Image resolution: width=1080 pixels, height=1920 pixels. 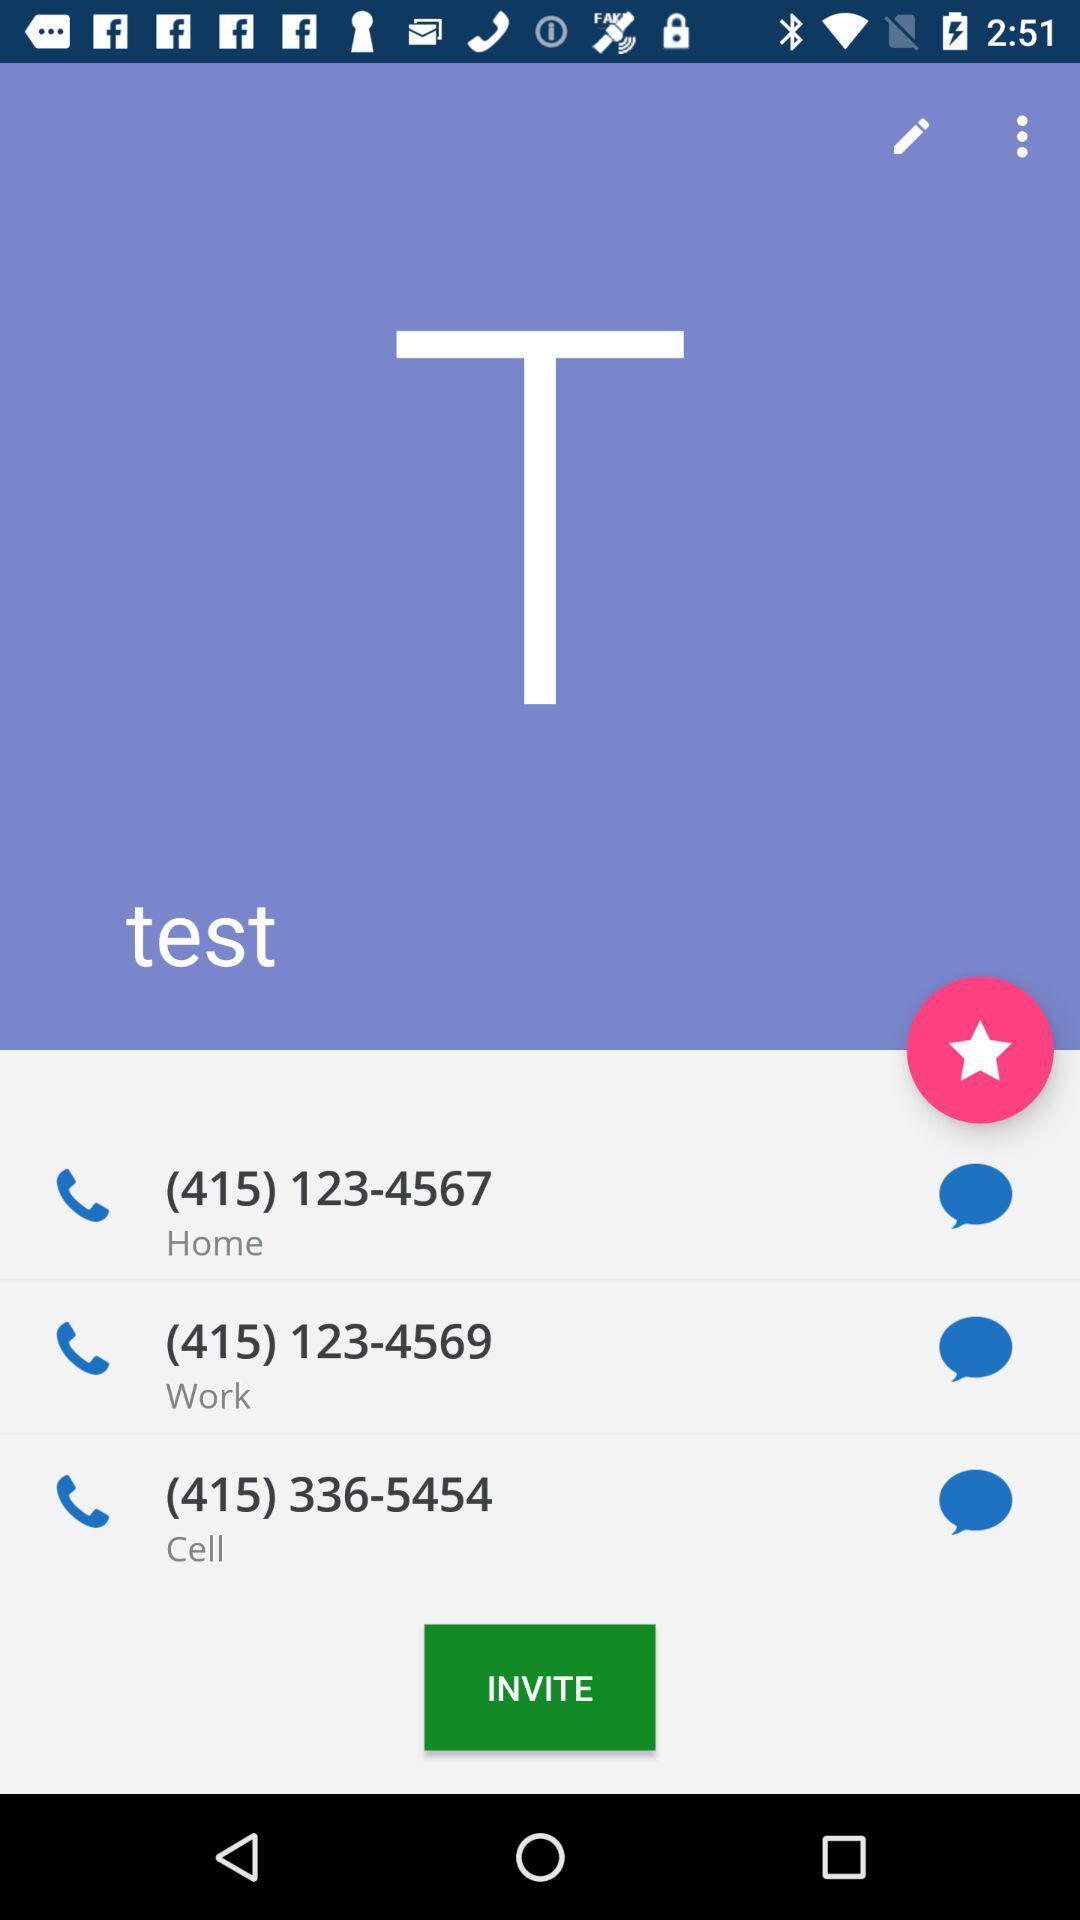 What do you see at coordinates (974, 1196) in the screenshot?
I see `shows massage icon` at bounding box center [974, 1196].